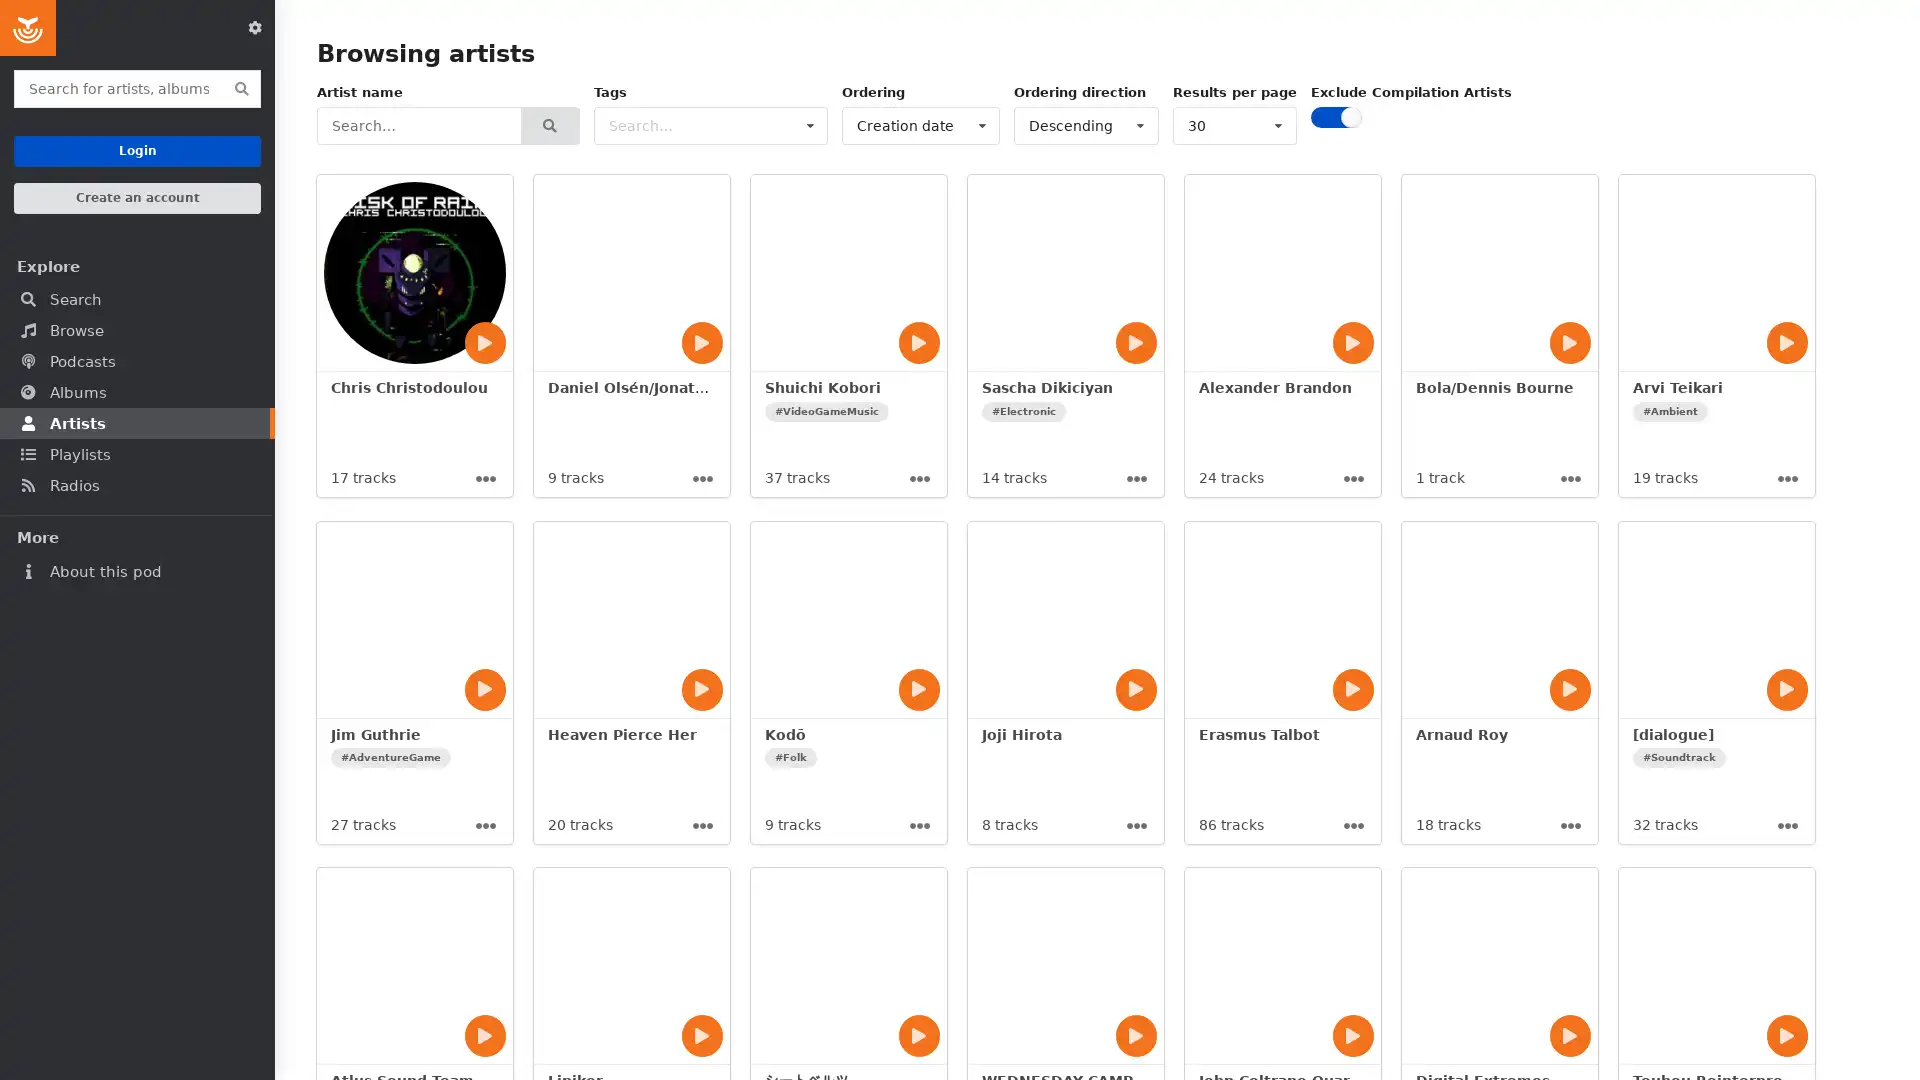 The width and height of the screenshot is (1920, 1080). I want to click on Play artist, so click(701, 342).